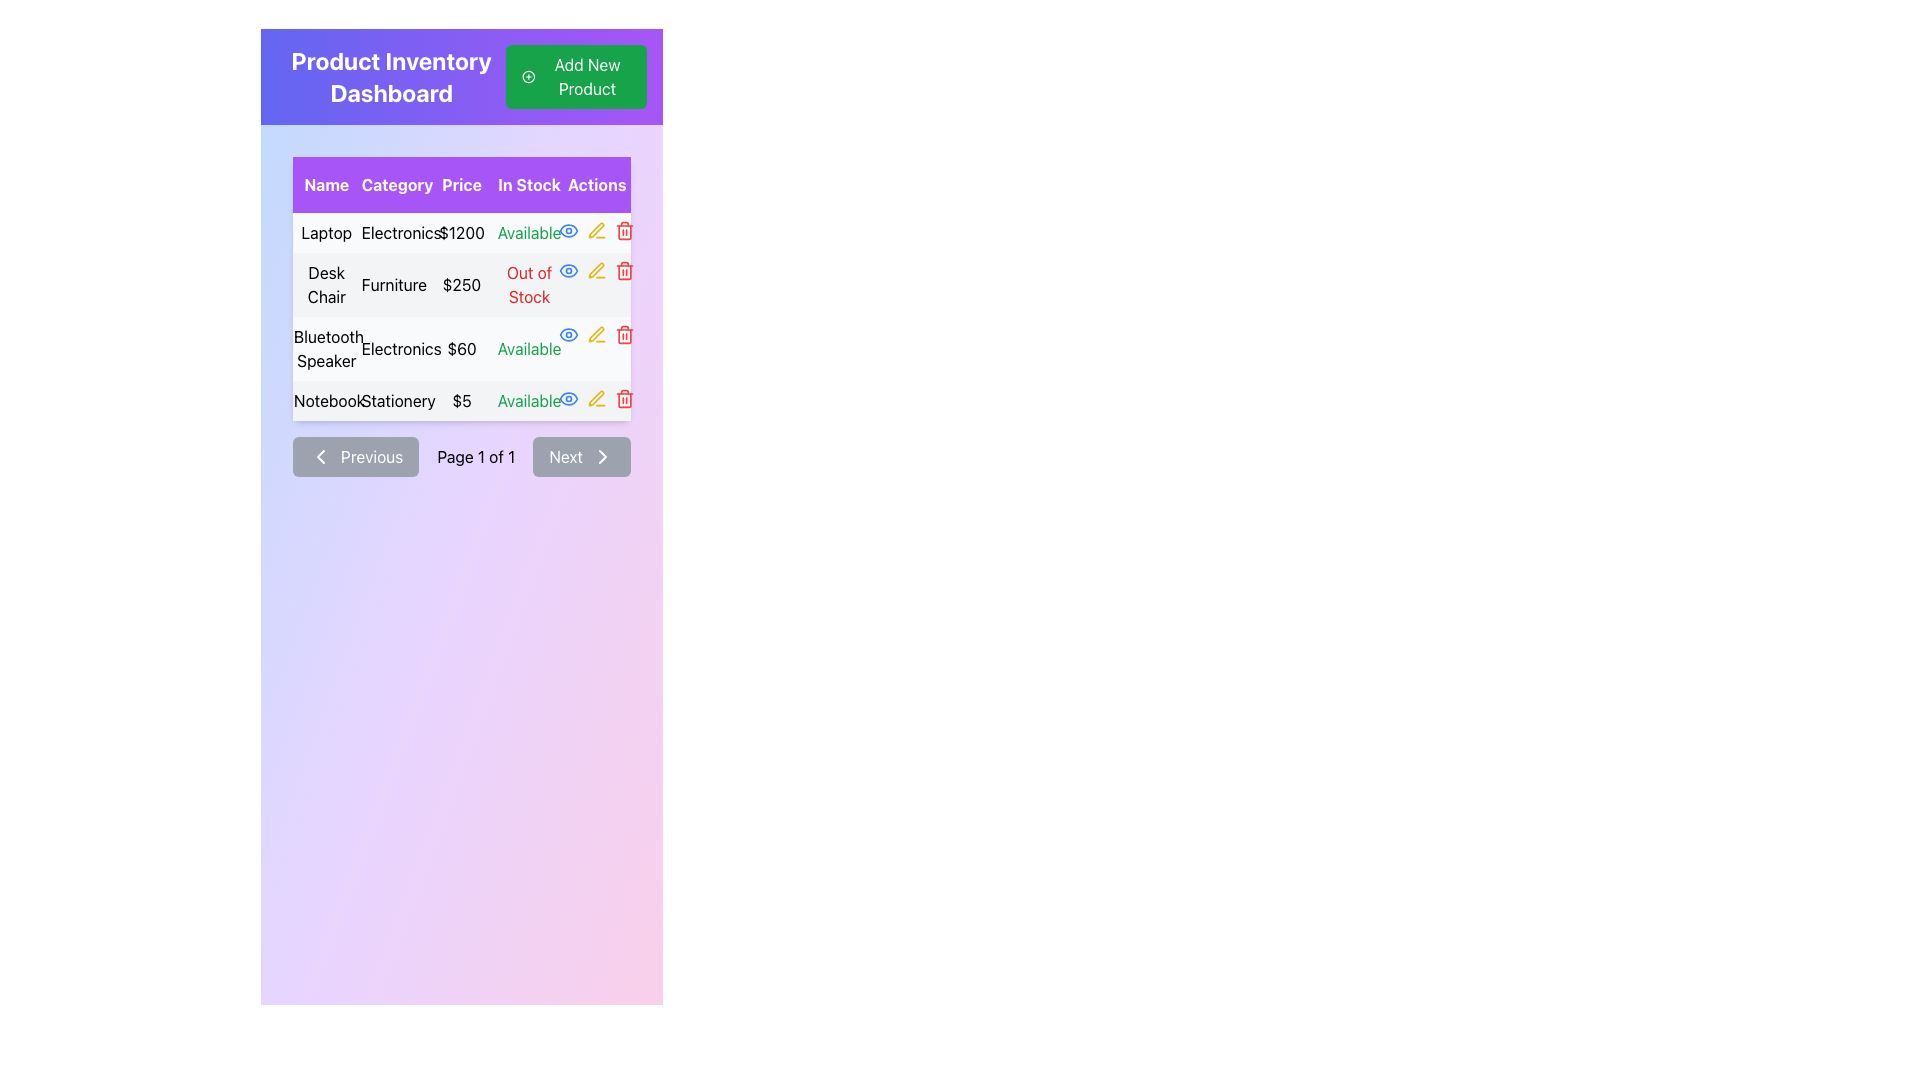  Describe the element at coordinates (581, 456) in the screenshot. I see `the navigation button located at the bottom-right area of the page` at that location.